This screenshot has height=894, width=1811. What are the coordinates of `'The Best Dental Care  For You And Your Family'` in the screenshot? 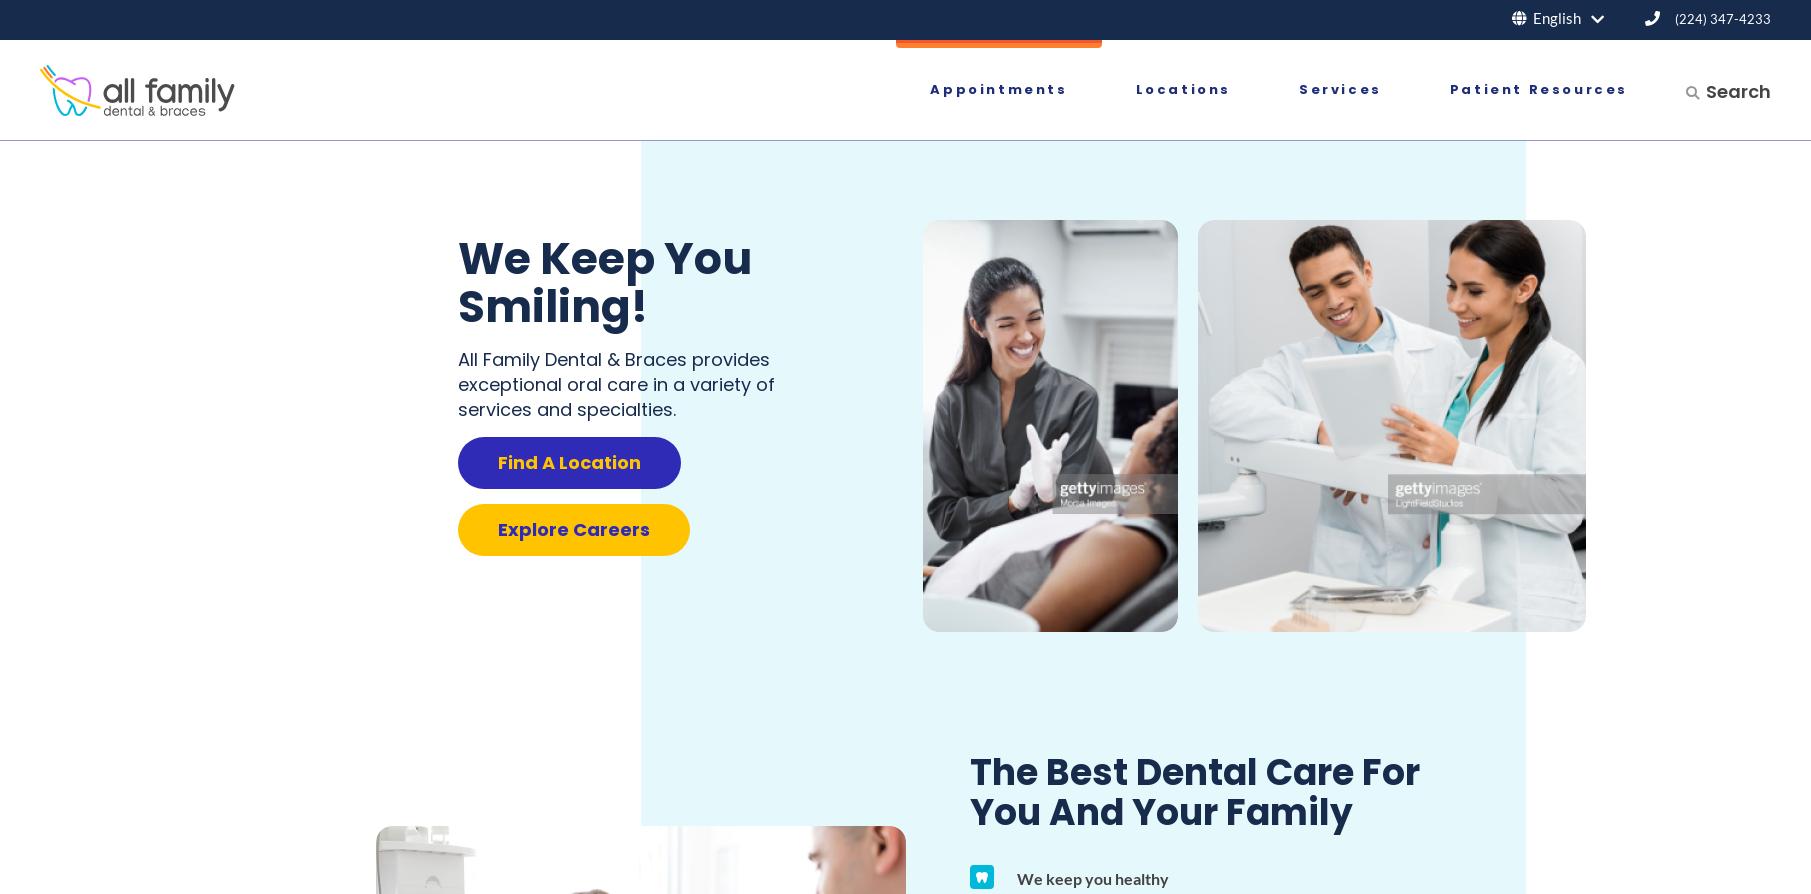 It's located at (968, 791).